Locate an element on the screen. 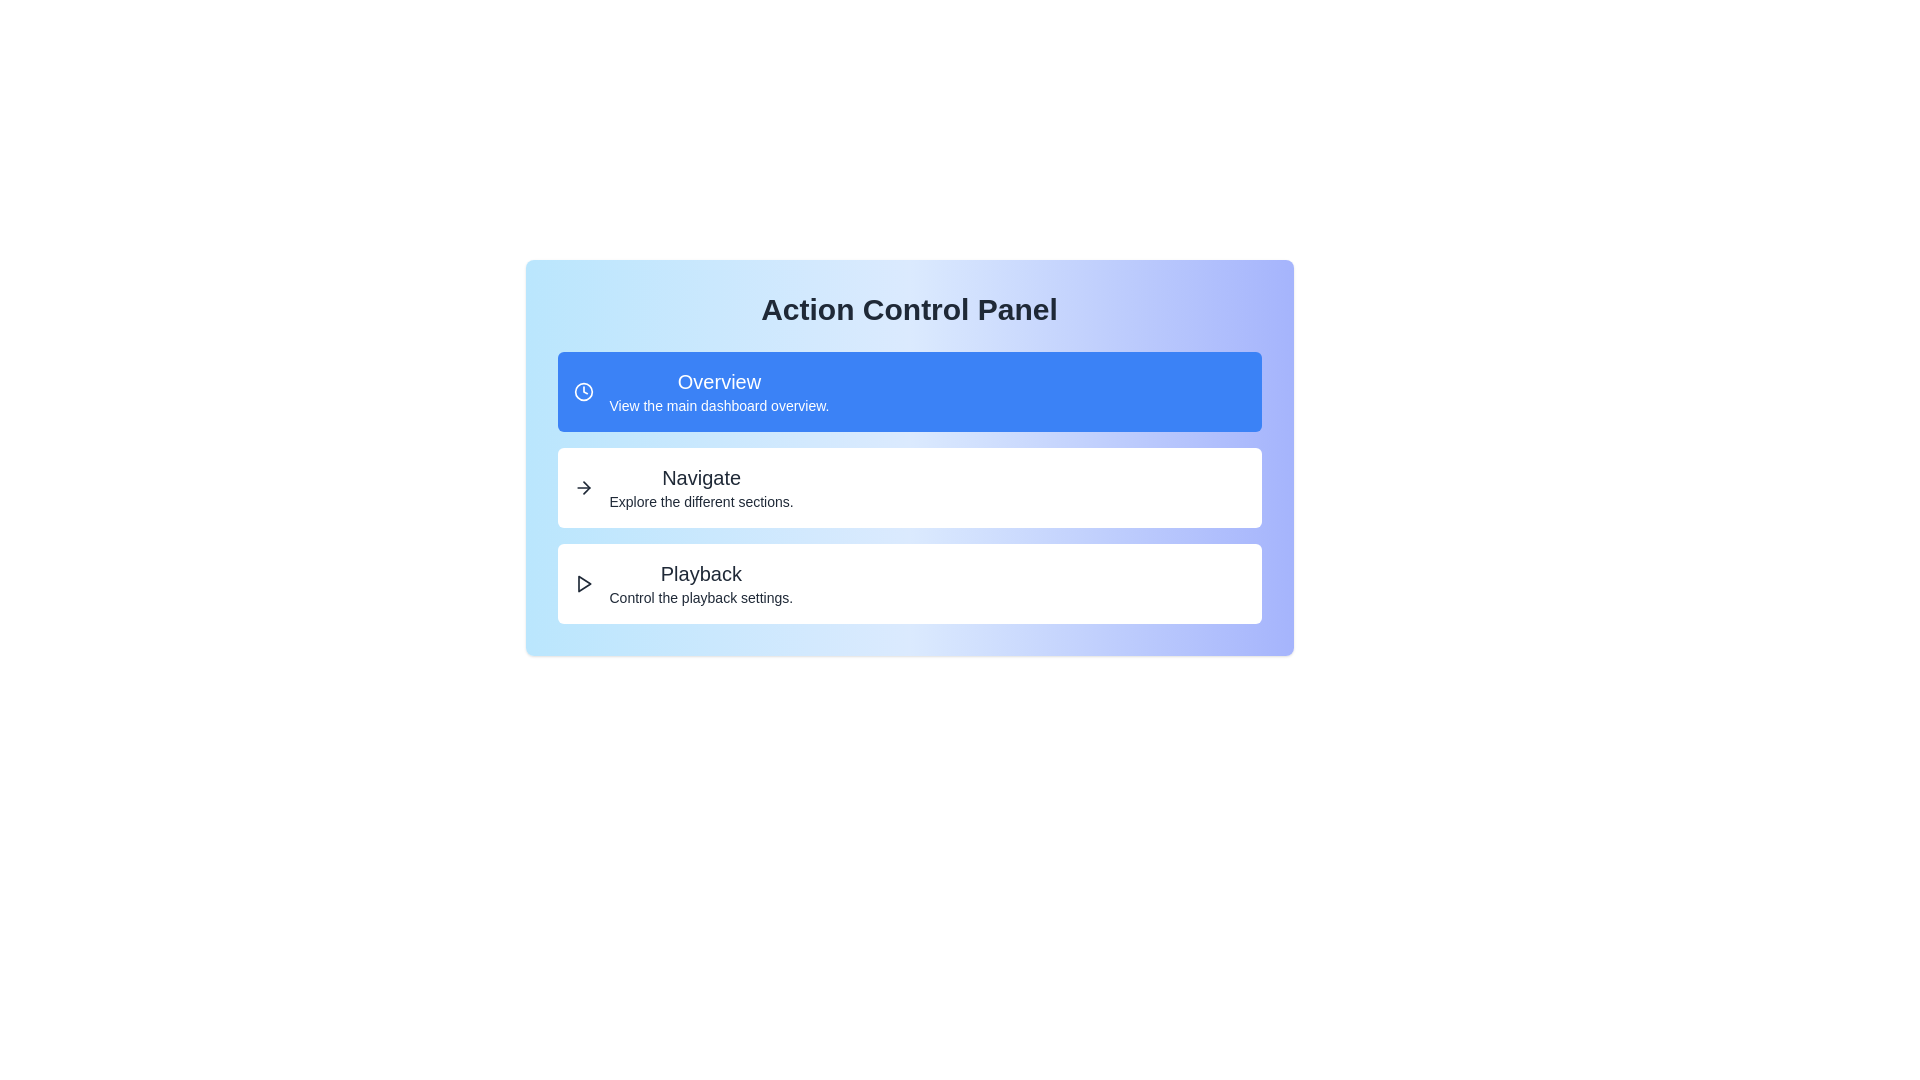 The height and width of the screenshot is (1080, 1920). the 'Playback' element, which consists of two lines of text: 'Playback' in bold and 'Control the playback settings.' below it, positioned in a vertical list of actions is located at coordinates (701, 583).